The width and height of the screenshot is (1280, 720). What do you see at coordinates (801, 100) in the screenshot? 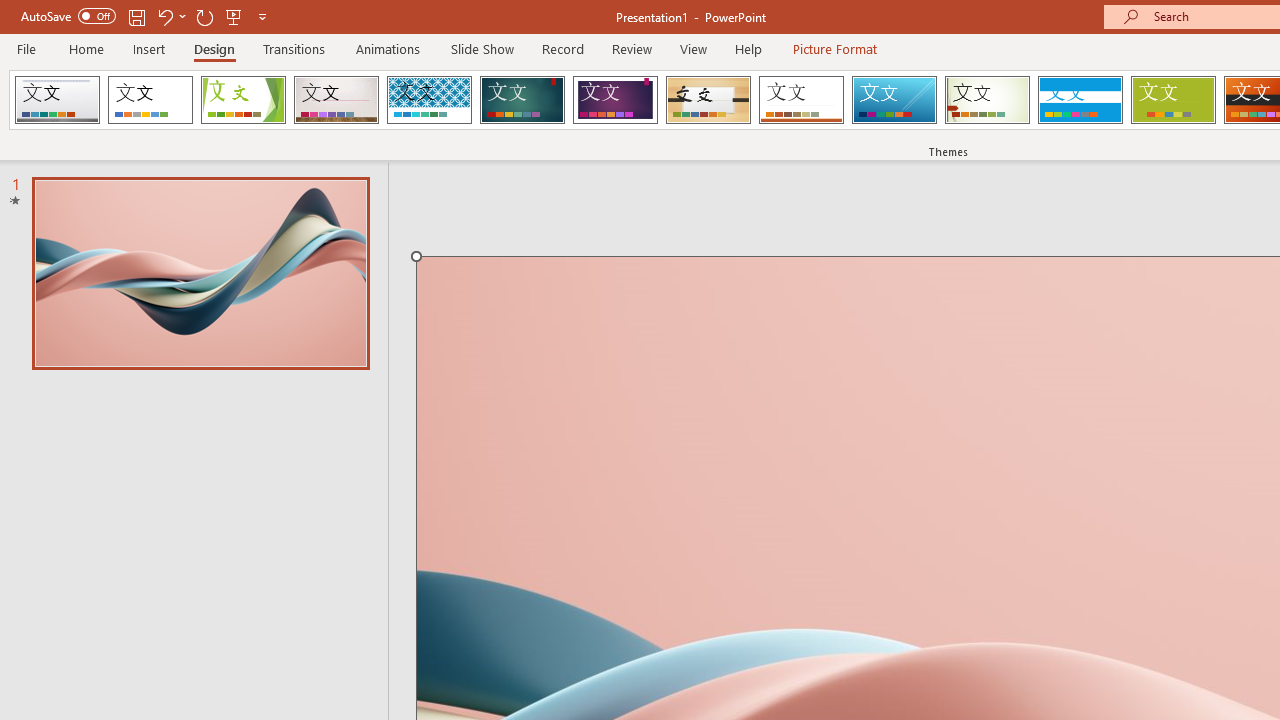
I see `'Retrospect'` at bounding box center [801, 100].